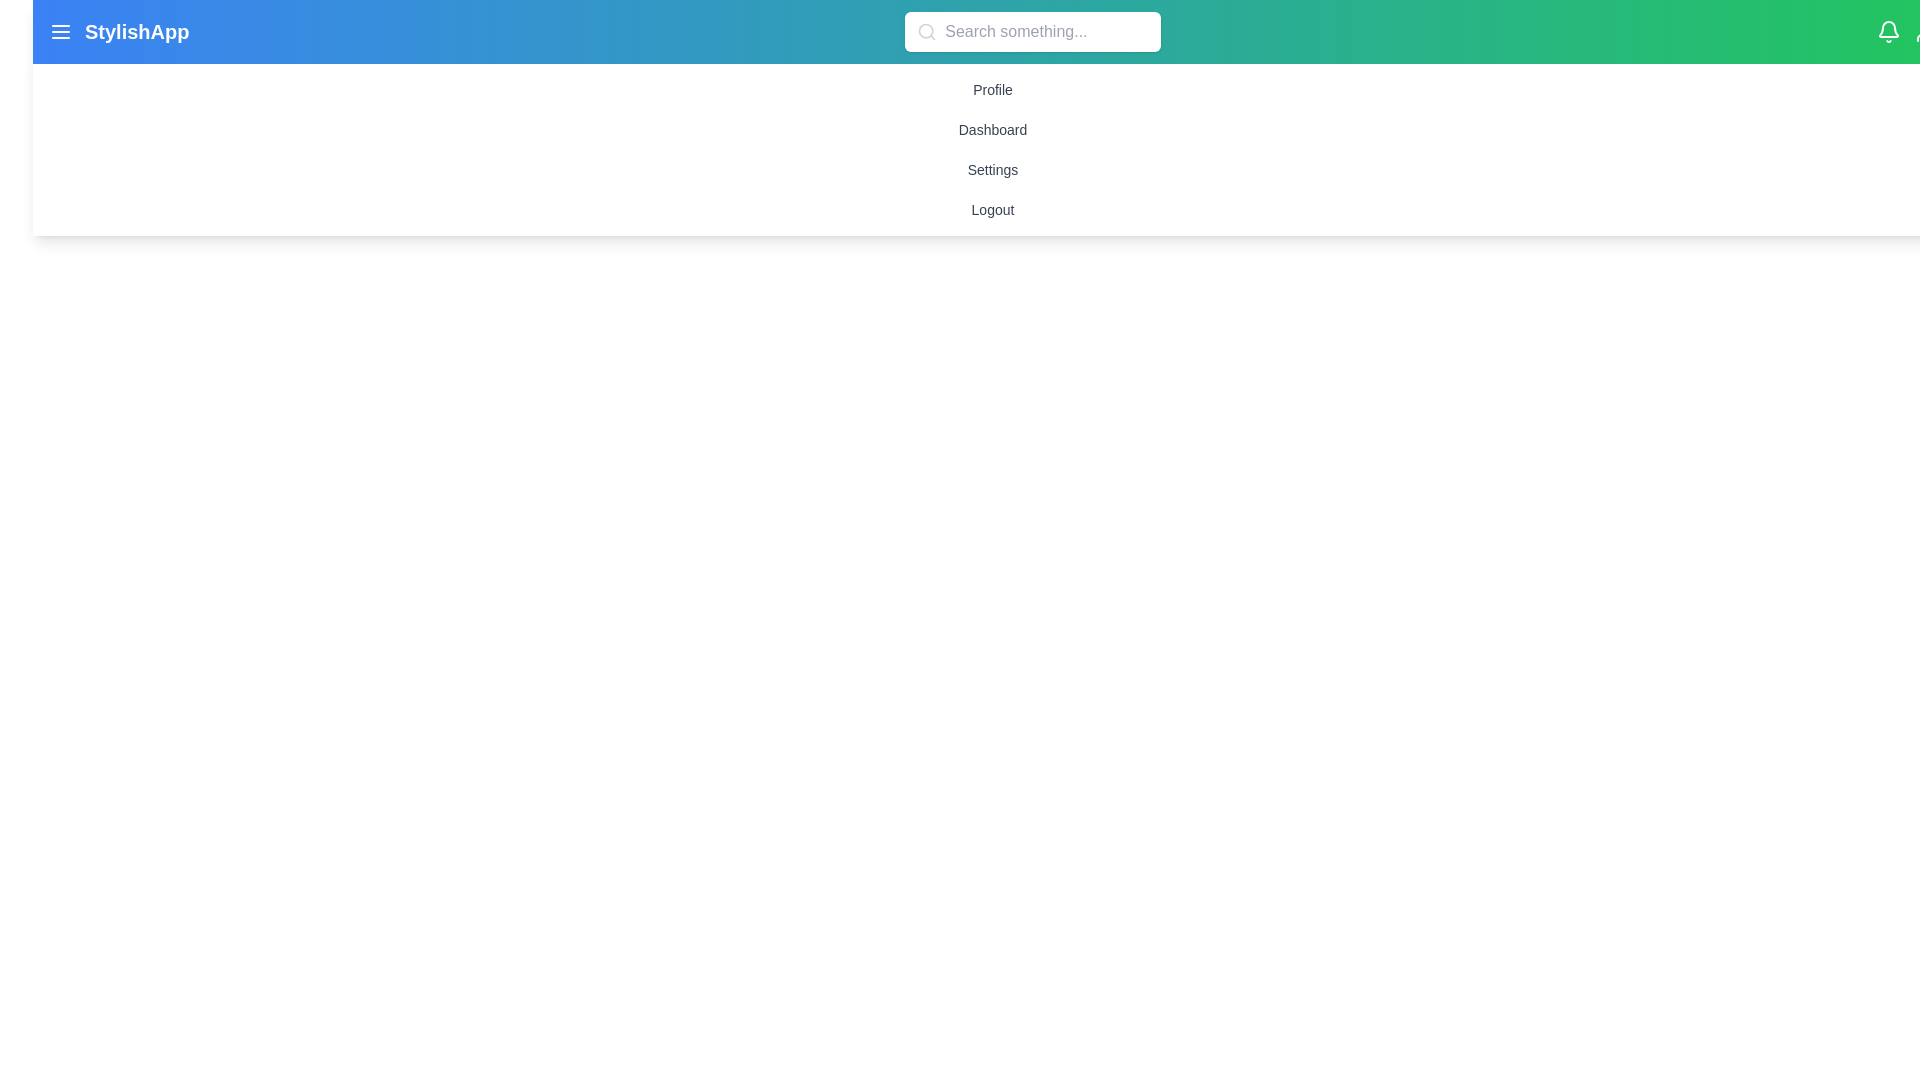 This screenshot has width=1920, height=1080. I want to click on the navigational icon button located in the top-left corner, adjacent to the text 'StylishApp', so click(61, 31).